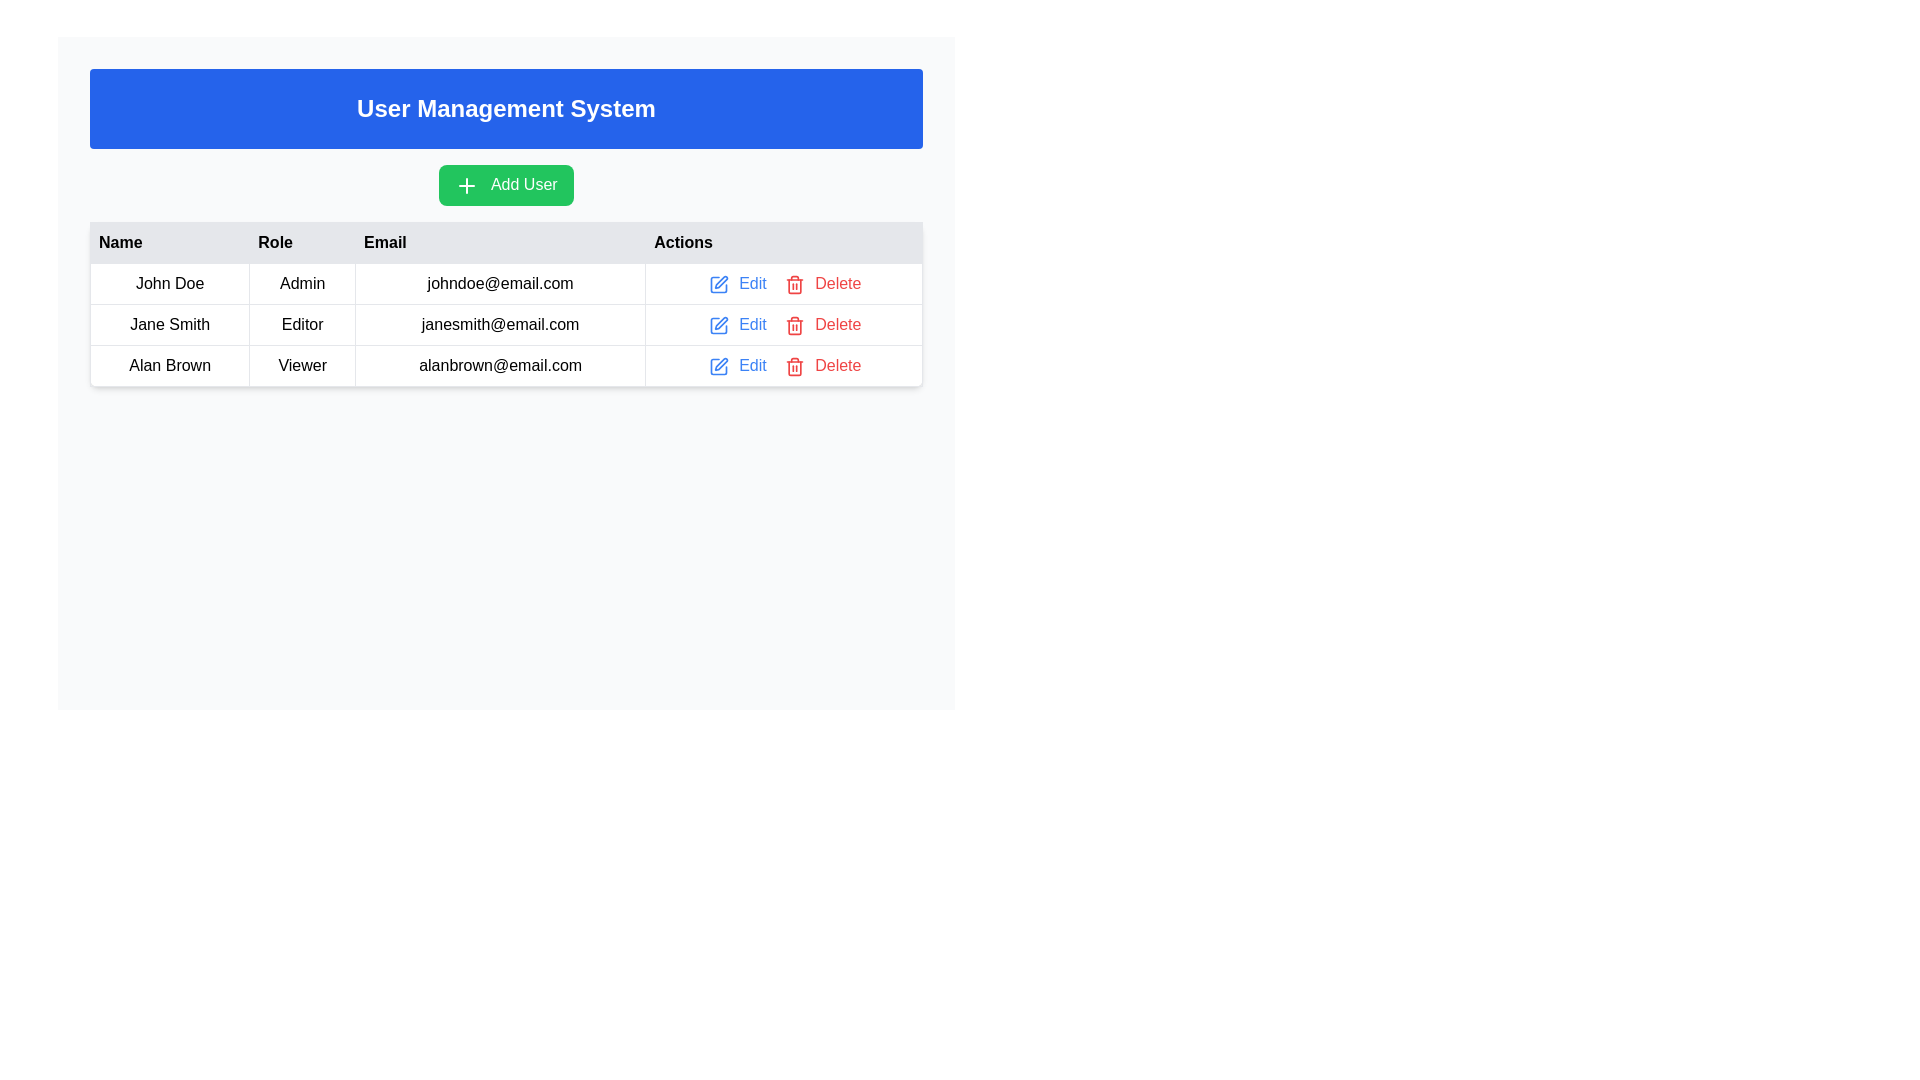  What do you see at coordinates (783, 323) in the screenshot?
I see `the 'Edit' link located in the second row of the table under the 'Actions' column, following the email 'janesmith@email.com' and the role 'Editor', to modify the user details` at bounding box center [783, 323].